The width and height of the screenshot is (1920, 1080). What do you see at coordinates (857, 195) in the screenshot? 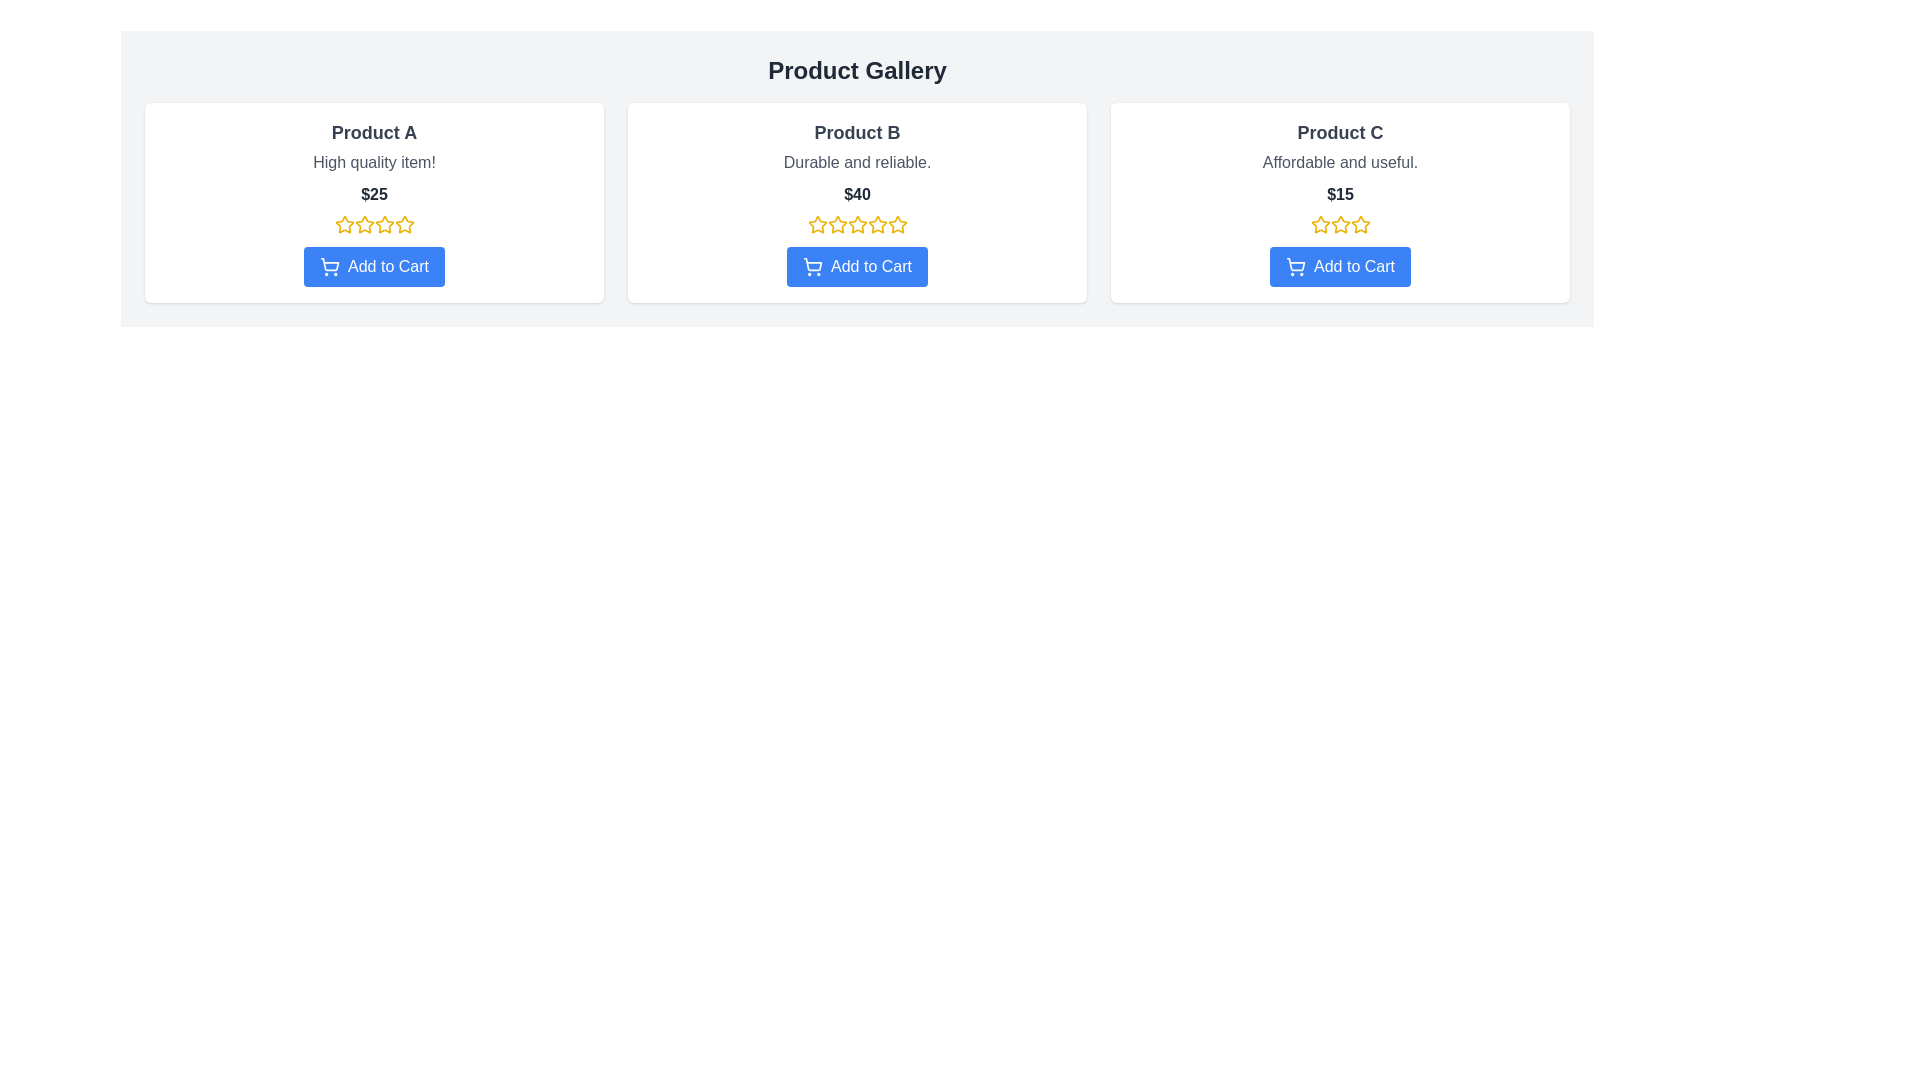
I see `the text label displaying the product price '$40', which is located in the middle column of the product gallery, under the 'Durable and reliable.' description and above the star rating` at bounding box center [857, 195].